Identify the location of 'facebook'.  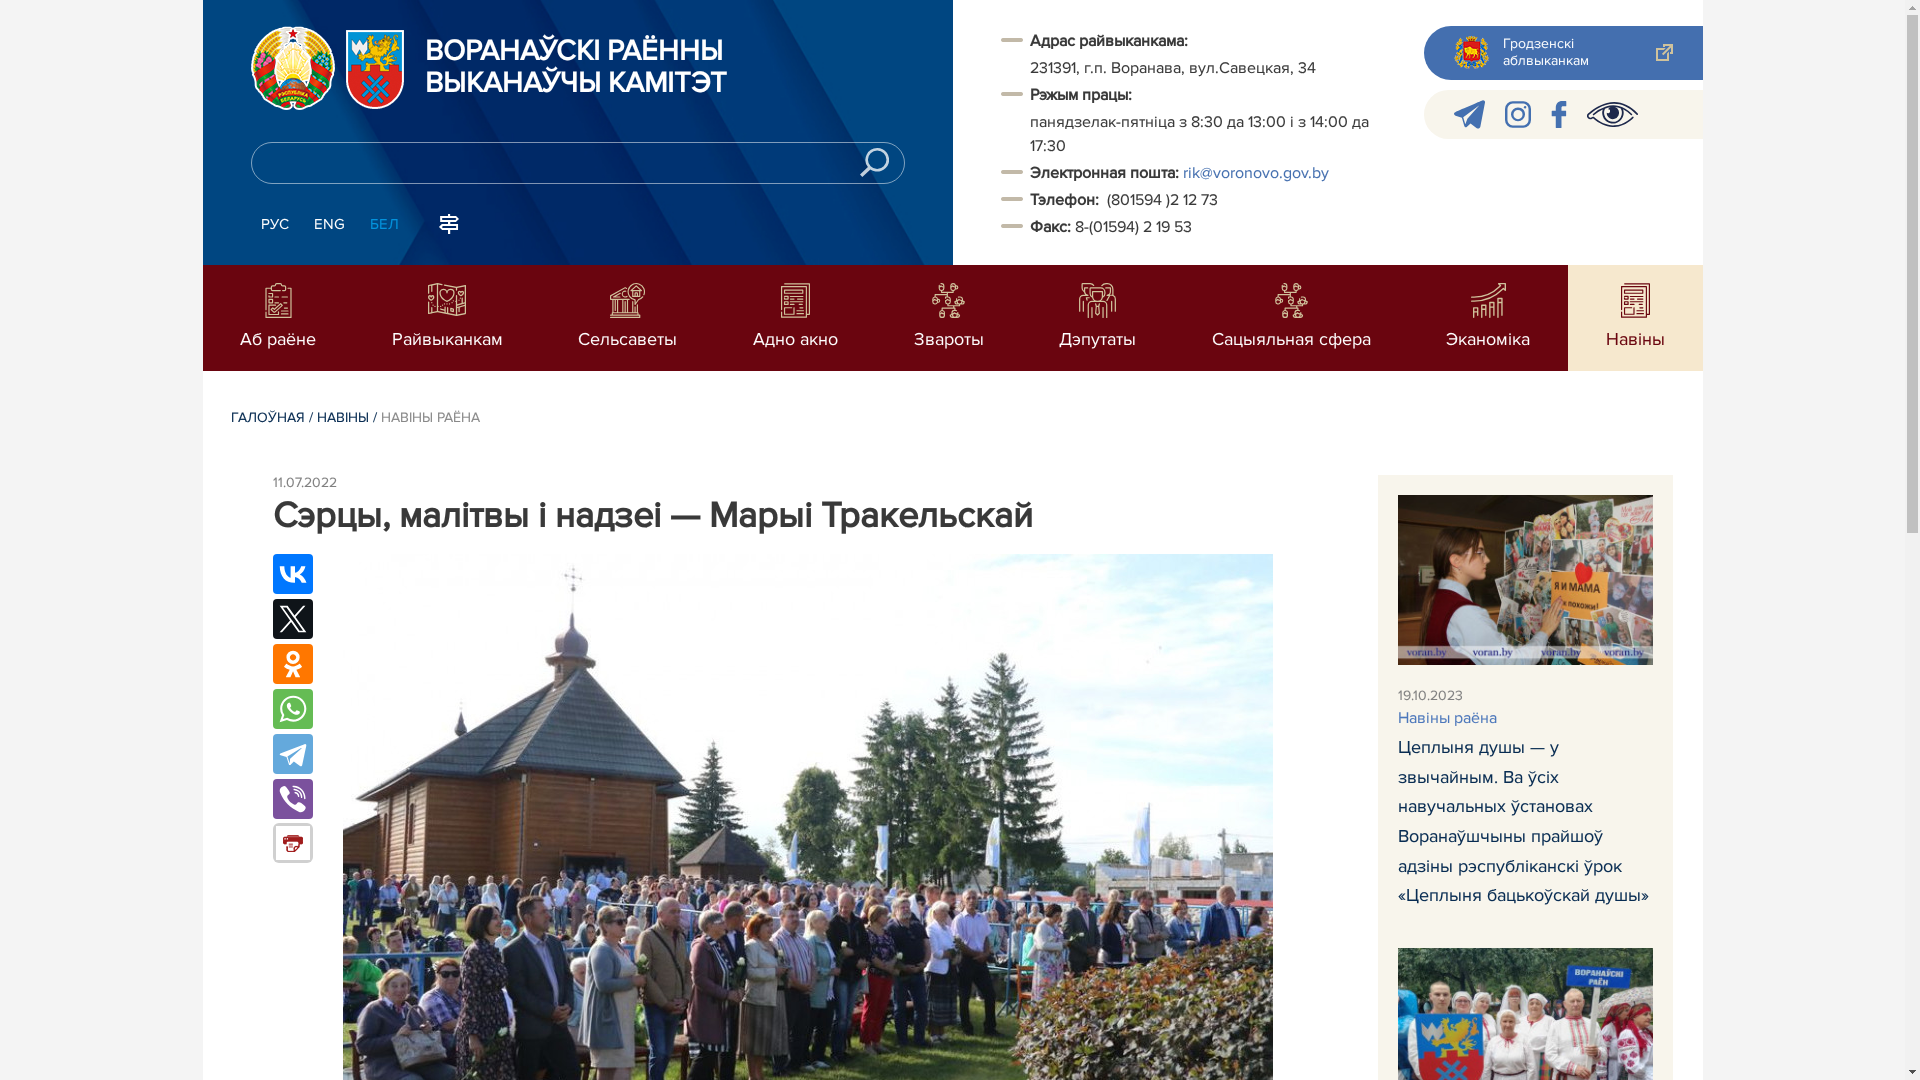
(1558, 114).